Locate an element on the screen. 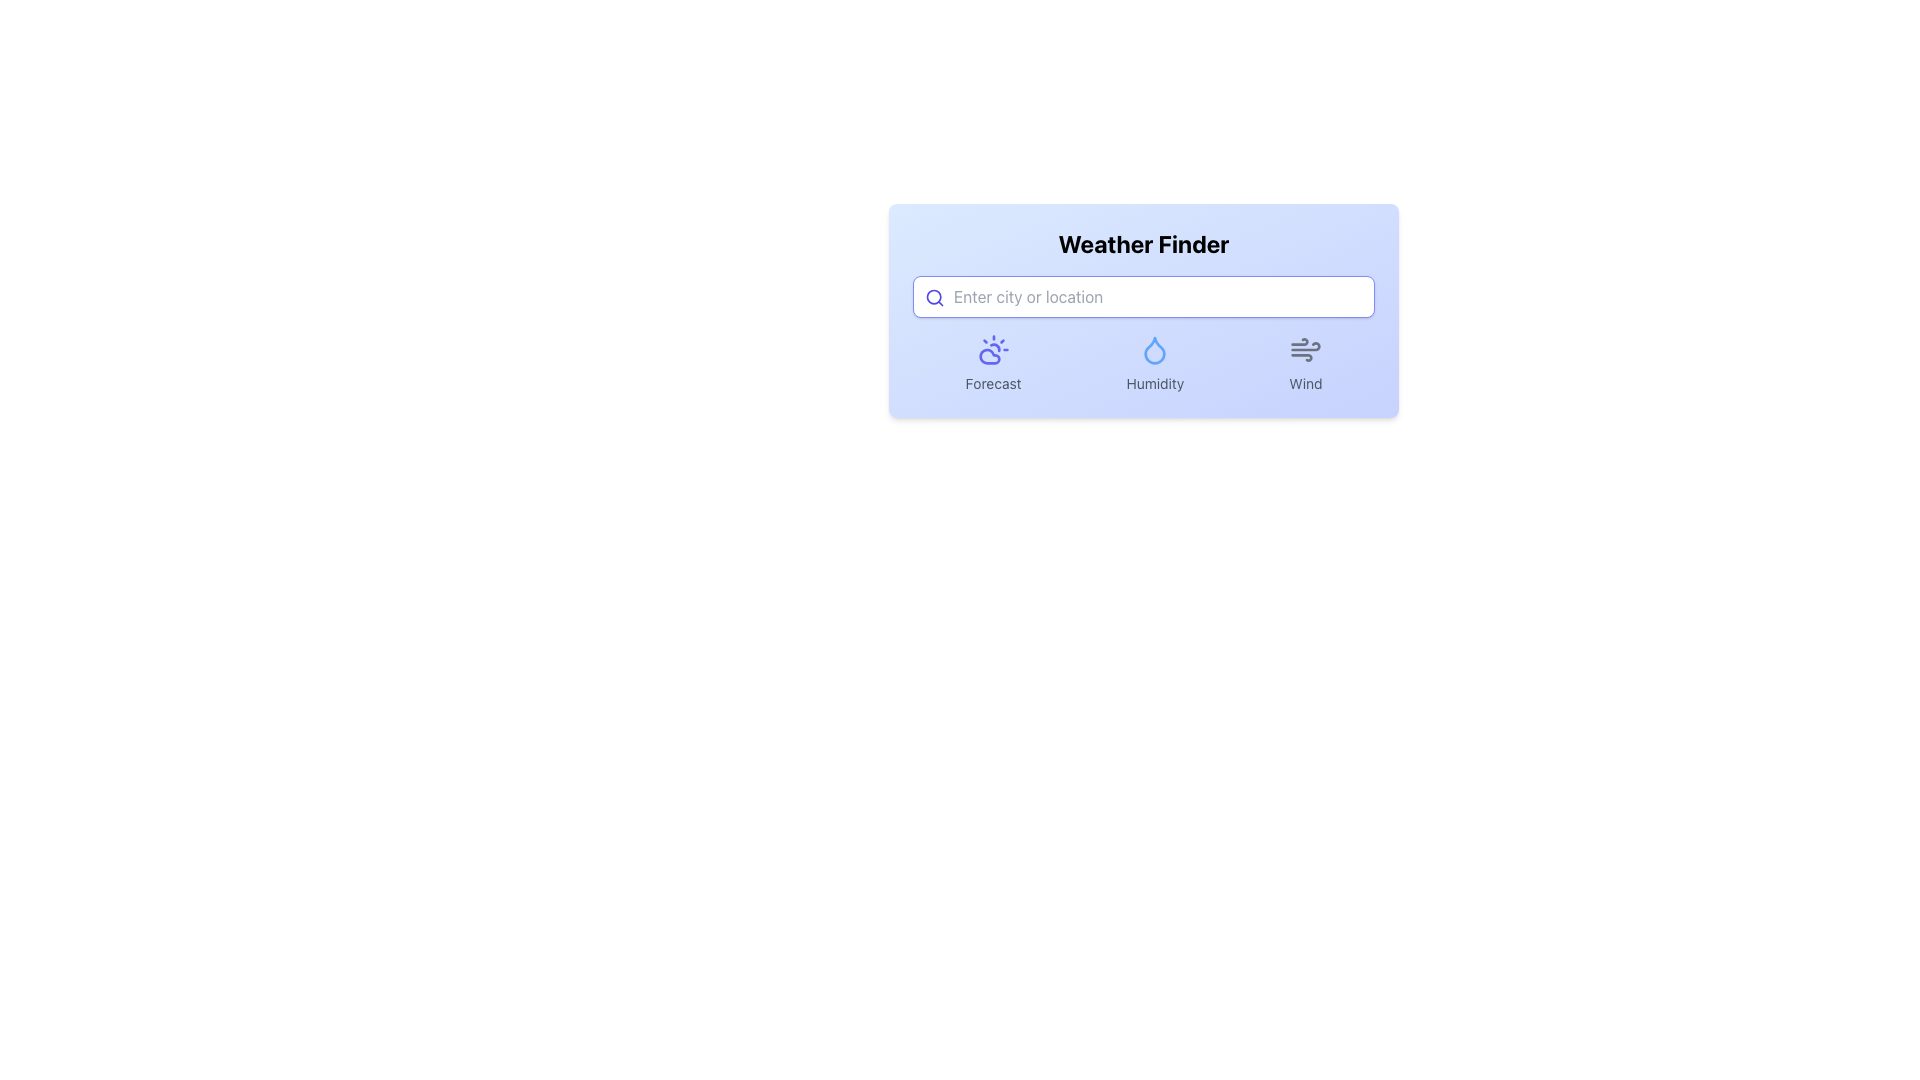 This screenshot has width=1920, height=1080. the Grouped UI element featuring 'Forecast', 'Humidity', and 'Wind' labels with icons, located centrally in the weather interface is located at coordinates (1143, 363).